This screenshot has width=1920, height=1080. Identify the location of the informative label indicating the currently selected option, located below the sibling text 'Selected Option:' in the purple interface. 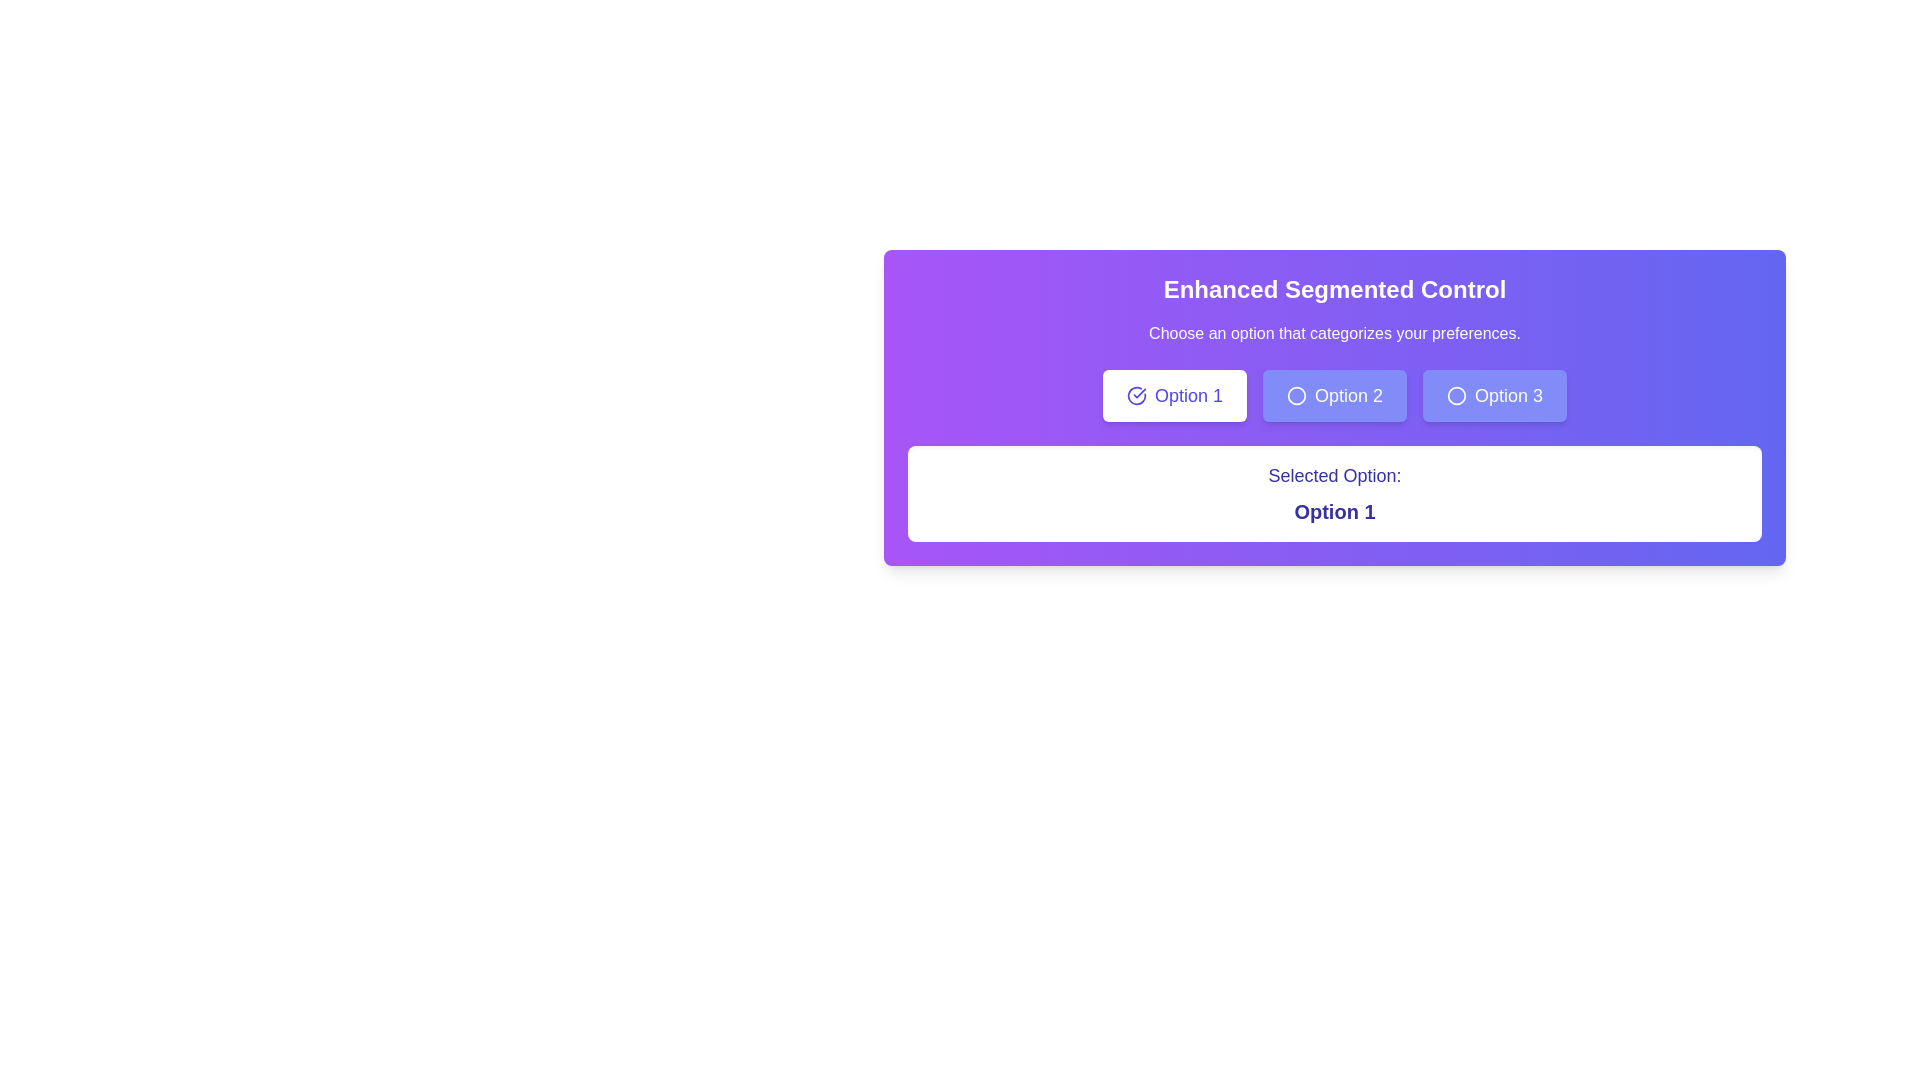
(1334, 511).